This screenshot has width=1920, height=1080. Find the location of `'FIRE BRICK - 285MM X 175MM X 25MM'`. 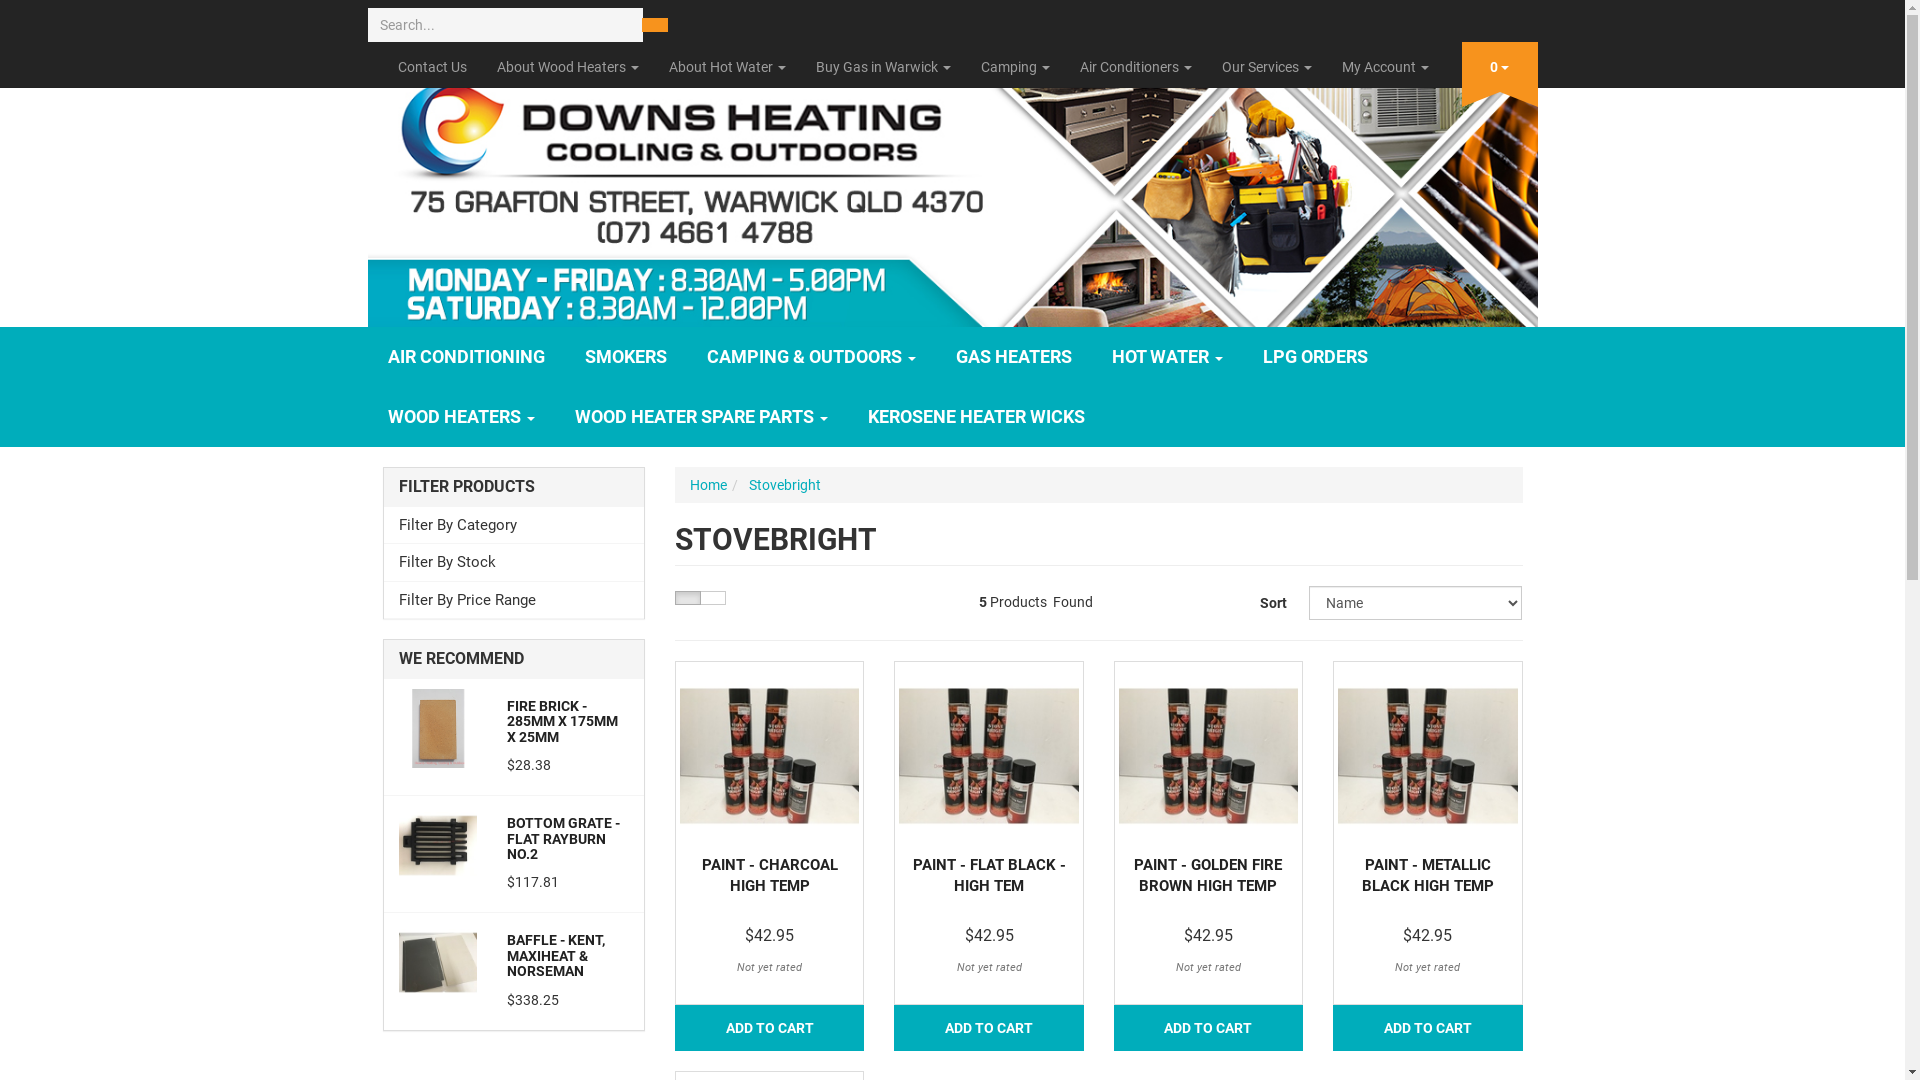

'FIRE BRICK - 285MM X 175MM X 25MM' is located at coordinates (561, 721).